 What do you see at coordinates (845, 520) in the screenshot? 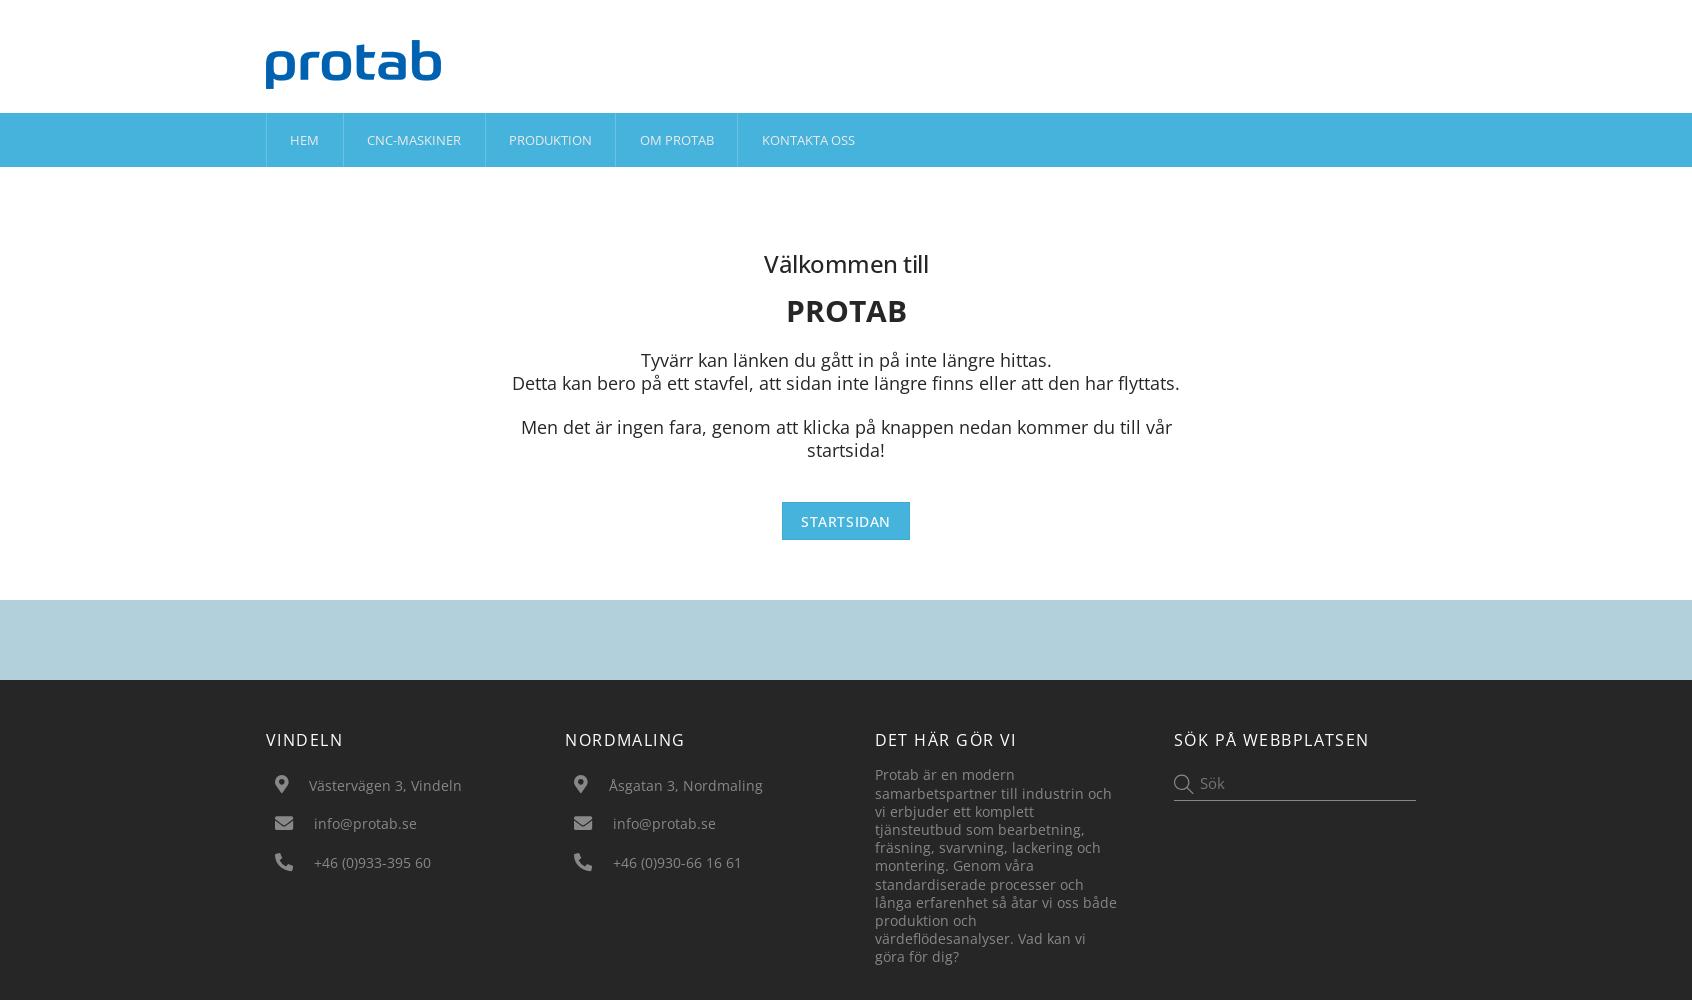
I see `'Startsidan'` at bounding box center [845, 520].